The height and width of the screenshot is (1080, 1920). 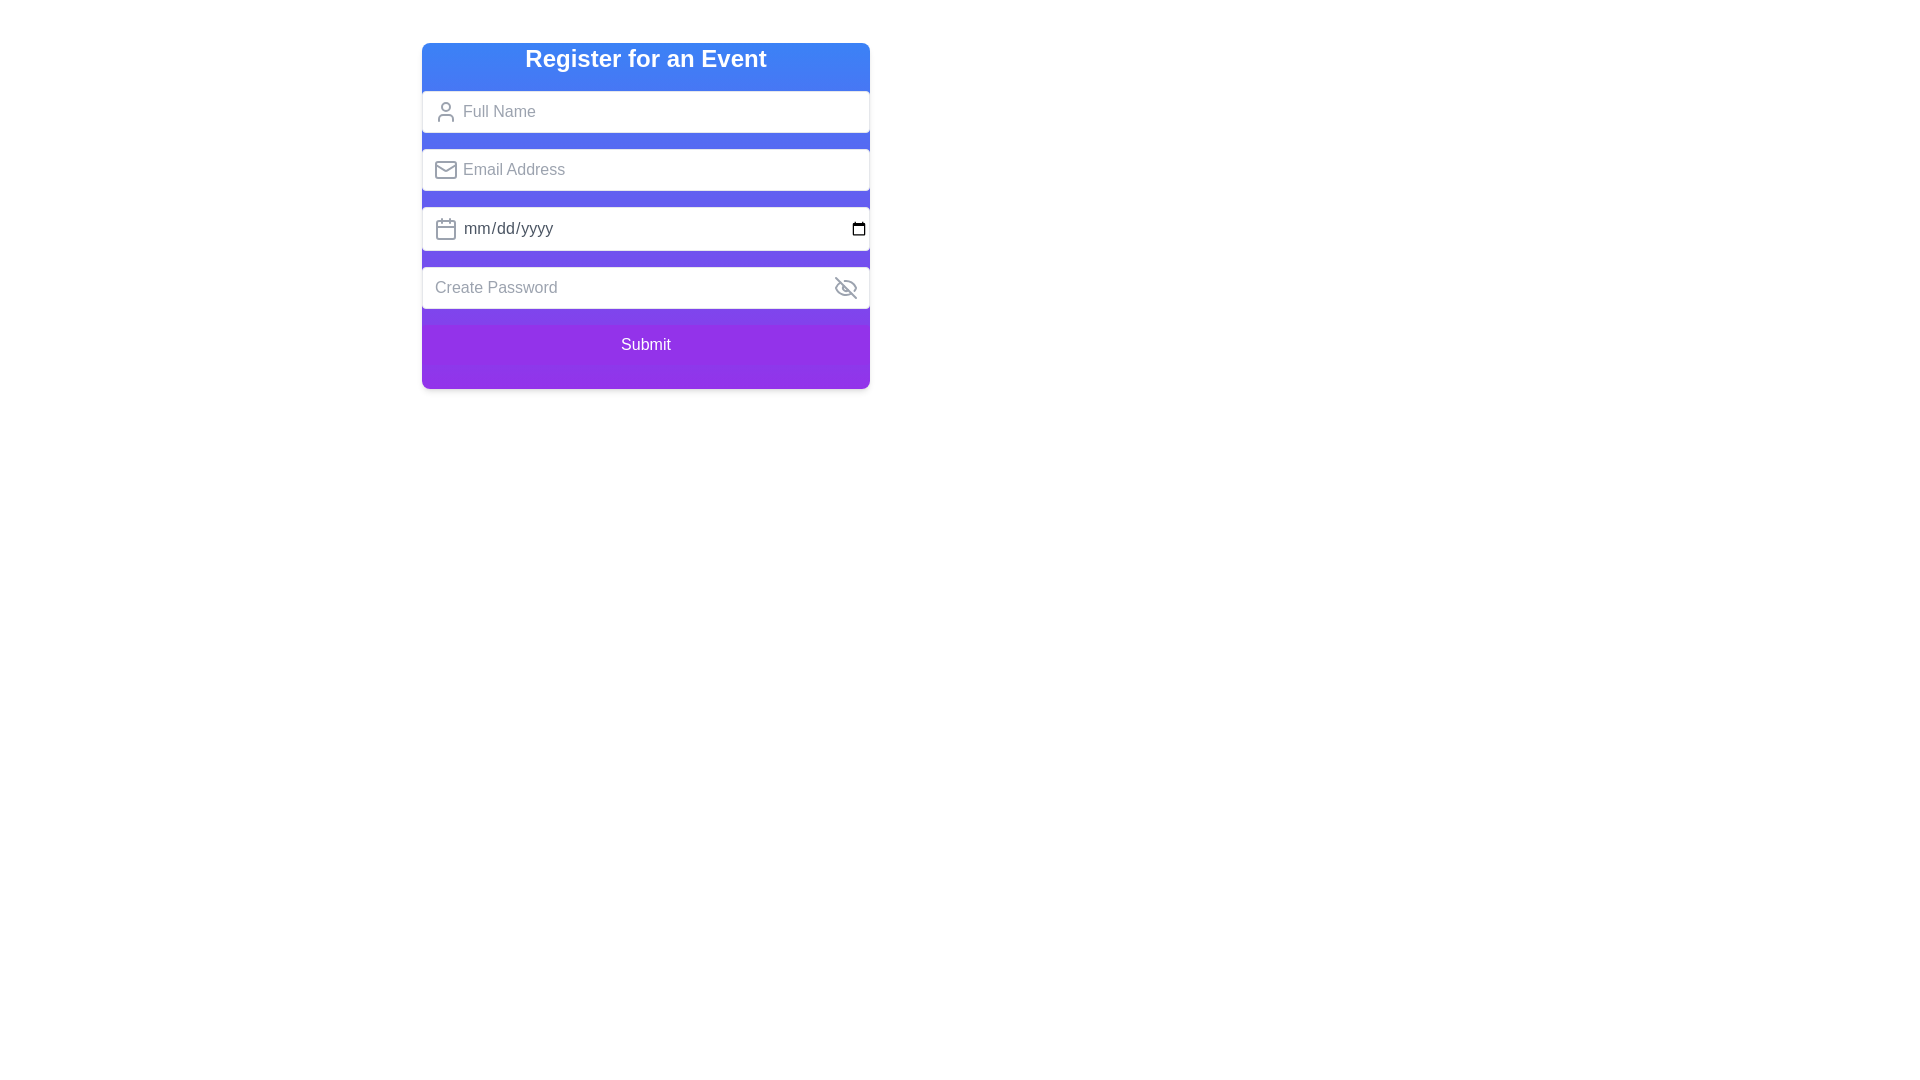 What do you see at coordinates (445, 111) in the screenshot?
I see `the decorative icon that indicates the purpose of the associated input field for entering a user's full name, which is located to the far left of the 'Full Name' text input field in the registration form` at bounding box center [445, 111].